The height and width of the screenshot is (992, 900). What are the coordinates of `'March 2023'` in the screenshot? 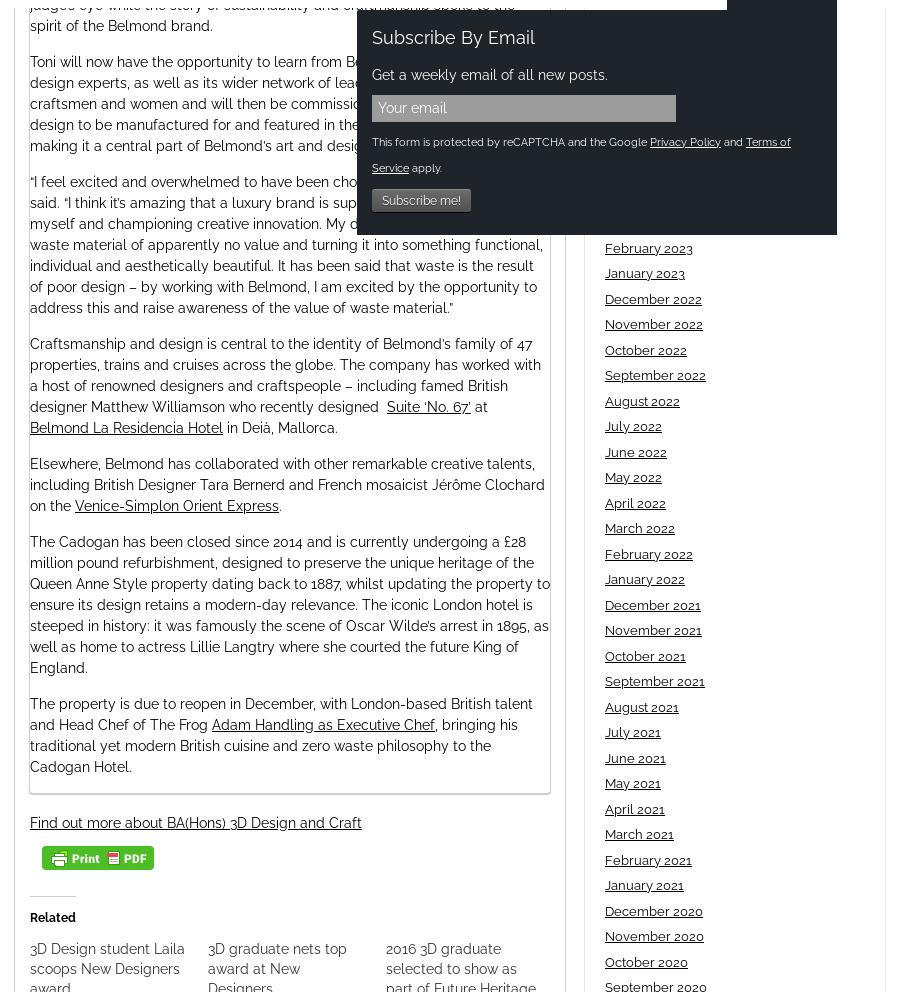 It's located at (639, 222).